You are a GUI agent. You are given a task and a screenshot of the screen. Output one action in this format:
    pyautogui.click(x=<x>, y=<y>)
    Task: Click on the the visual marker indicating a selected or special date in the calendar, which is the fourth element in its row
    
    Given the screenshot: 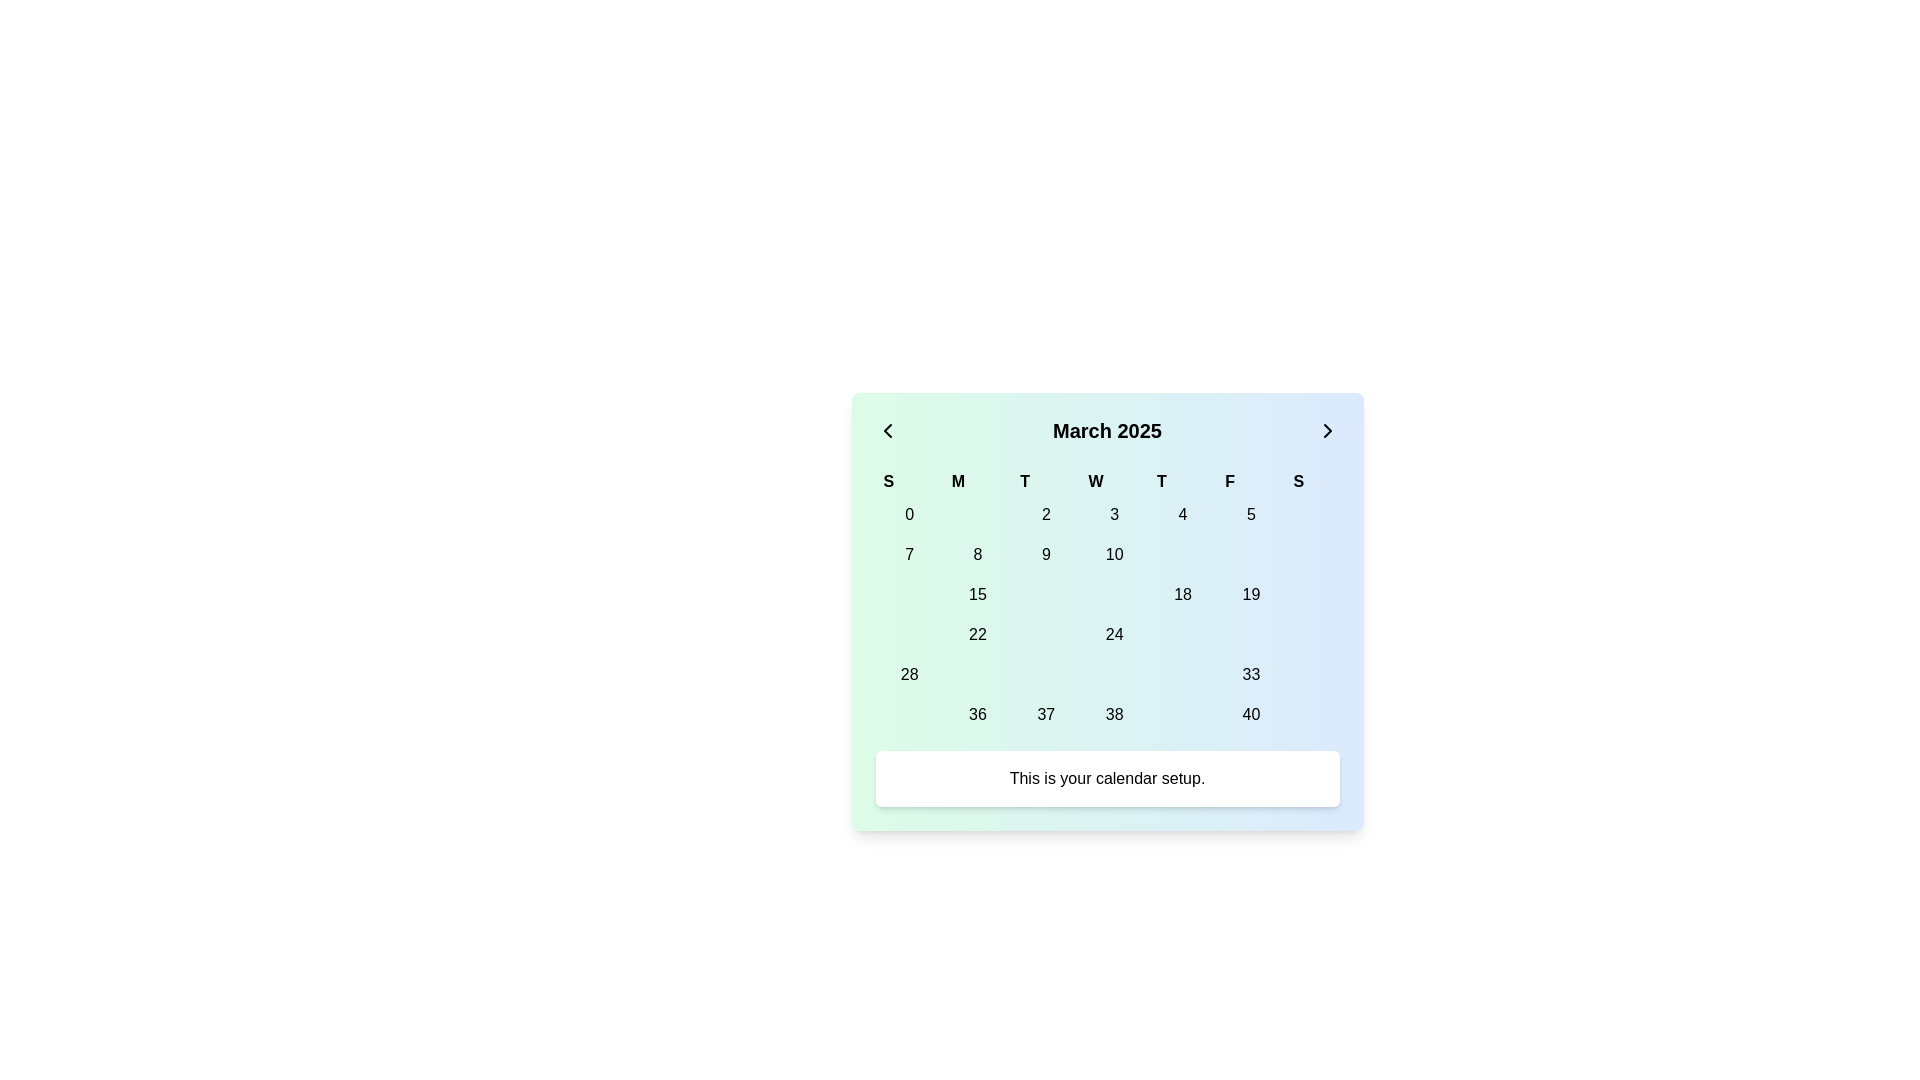 What is the action you would take?
    pyautogui.click(x=1113, y=593)
    